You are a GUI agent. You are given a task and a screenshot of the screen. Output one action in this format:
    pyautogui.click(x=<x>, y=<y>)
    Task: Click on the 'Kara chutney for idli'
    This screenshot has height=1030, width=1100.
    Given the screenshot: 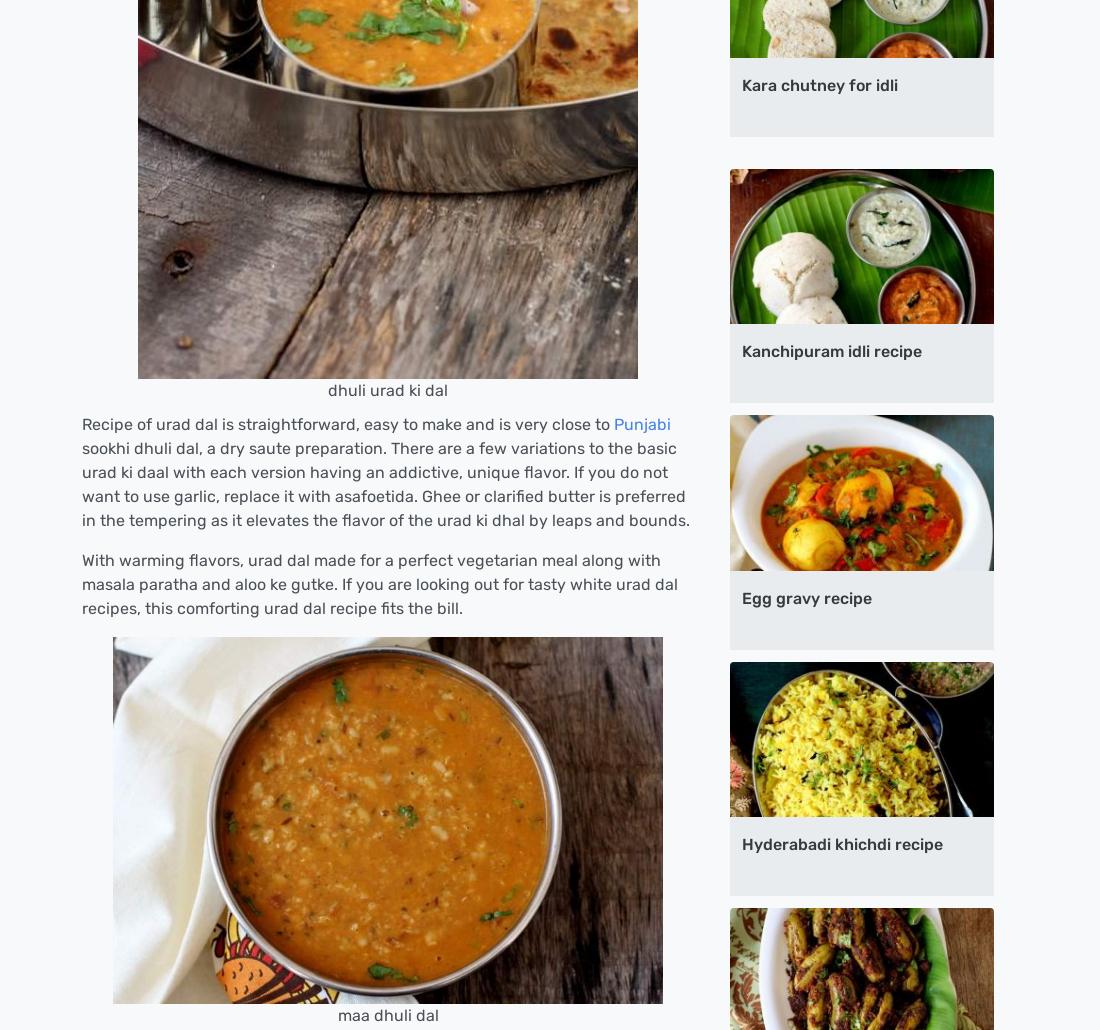 What is the action you would take?
    pyautogui.click(x=820, y=85)
    